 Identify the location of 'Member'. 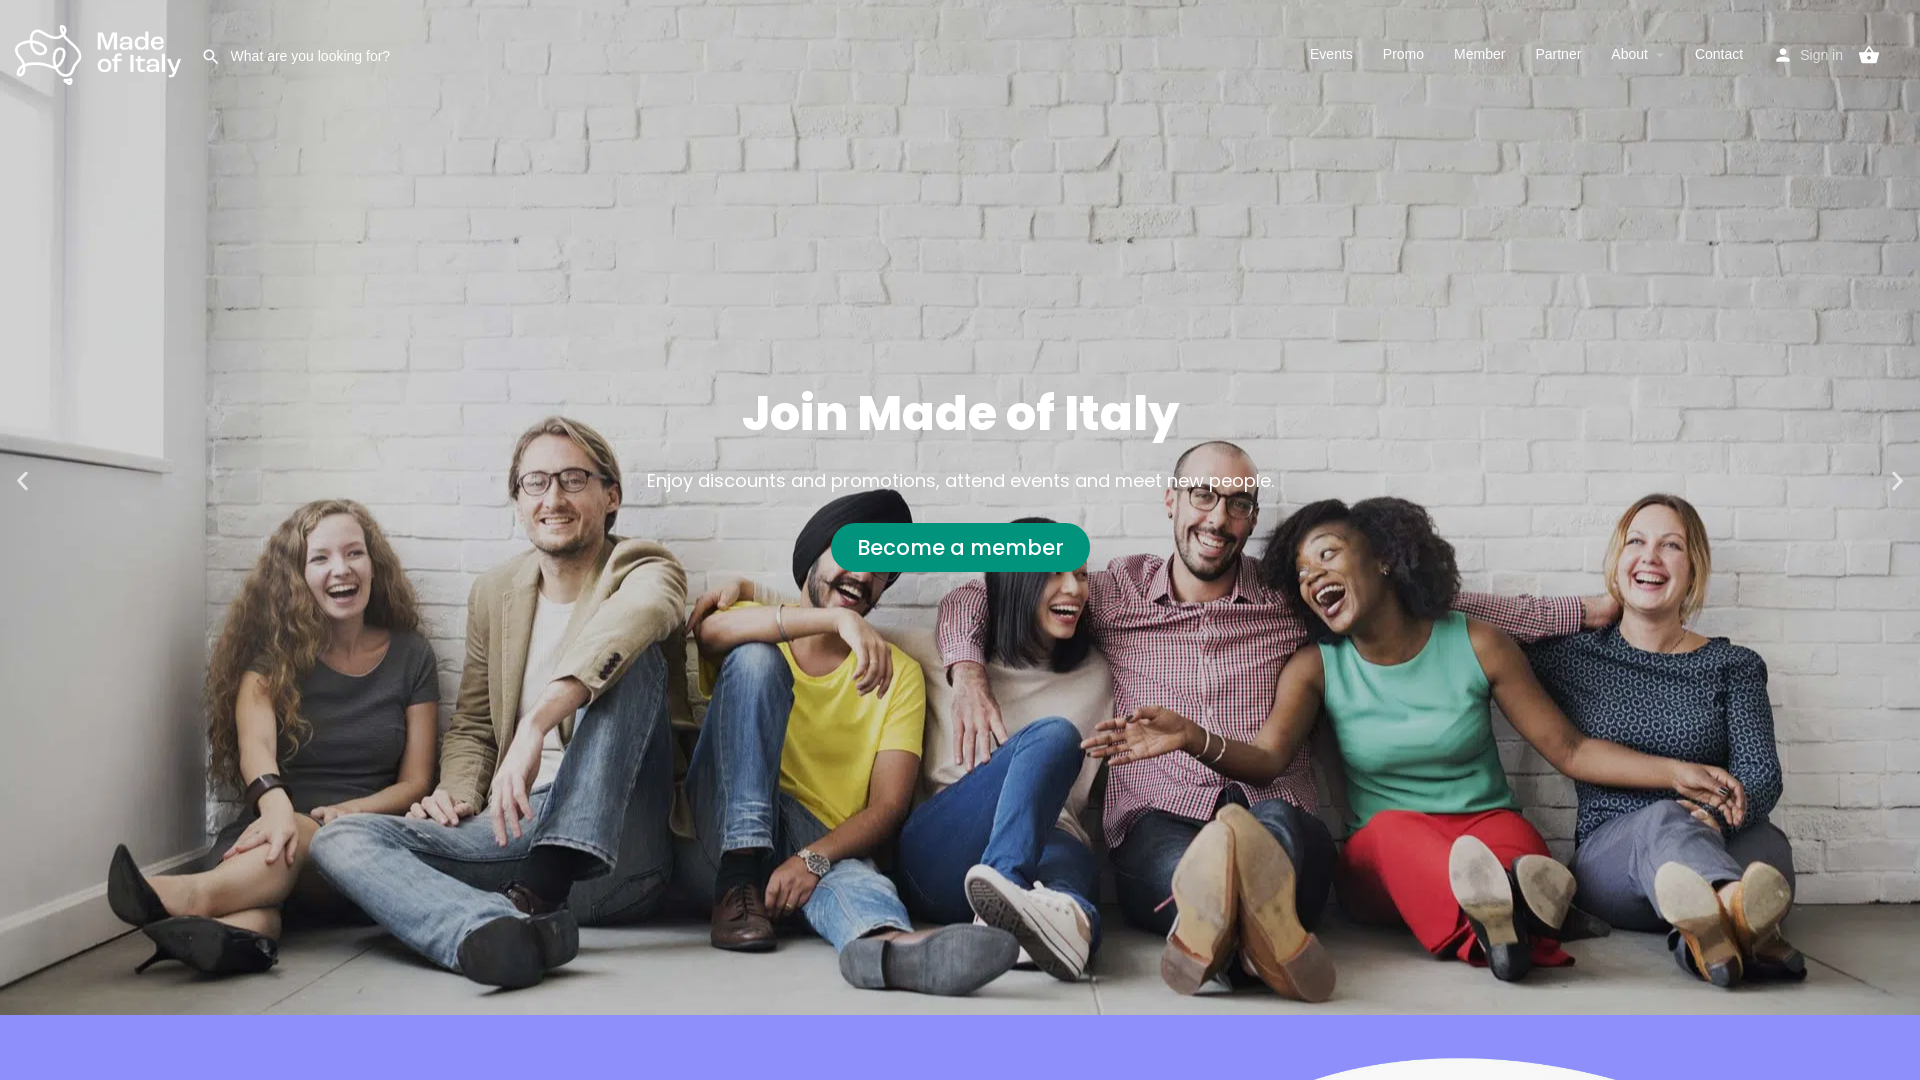
(1479, 53).